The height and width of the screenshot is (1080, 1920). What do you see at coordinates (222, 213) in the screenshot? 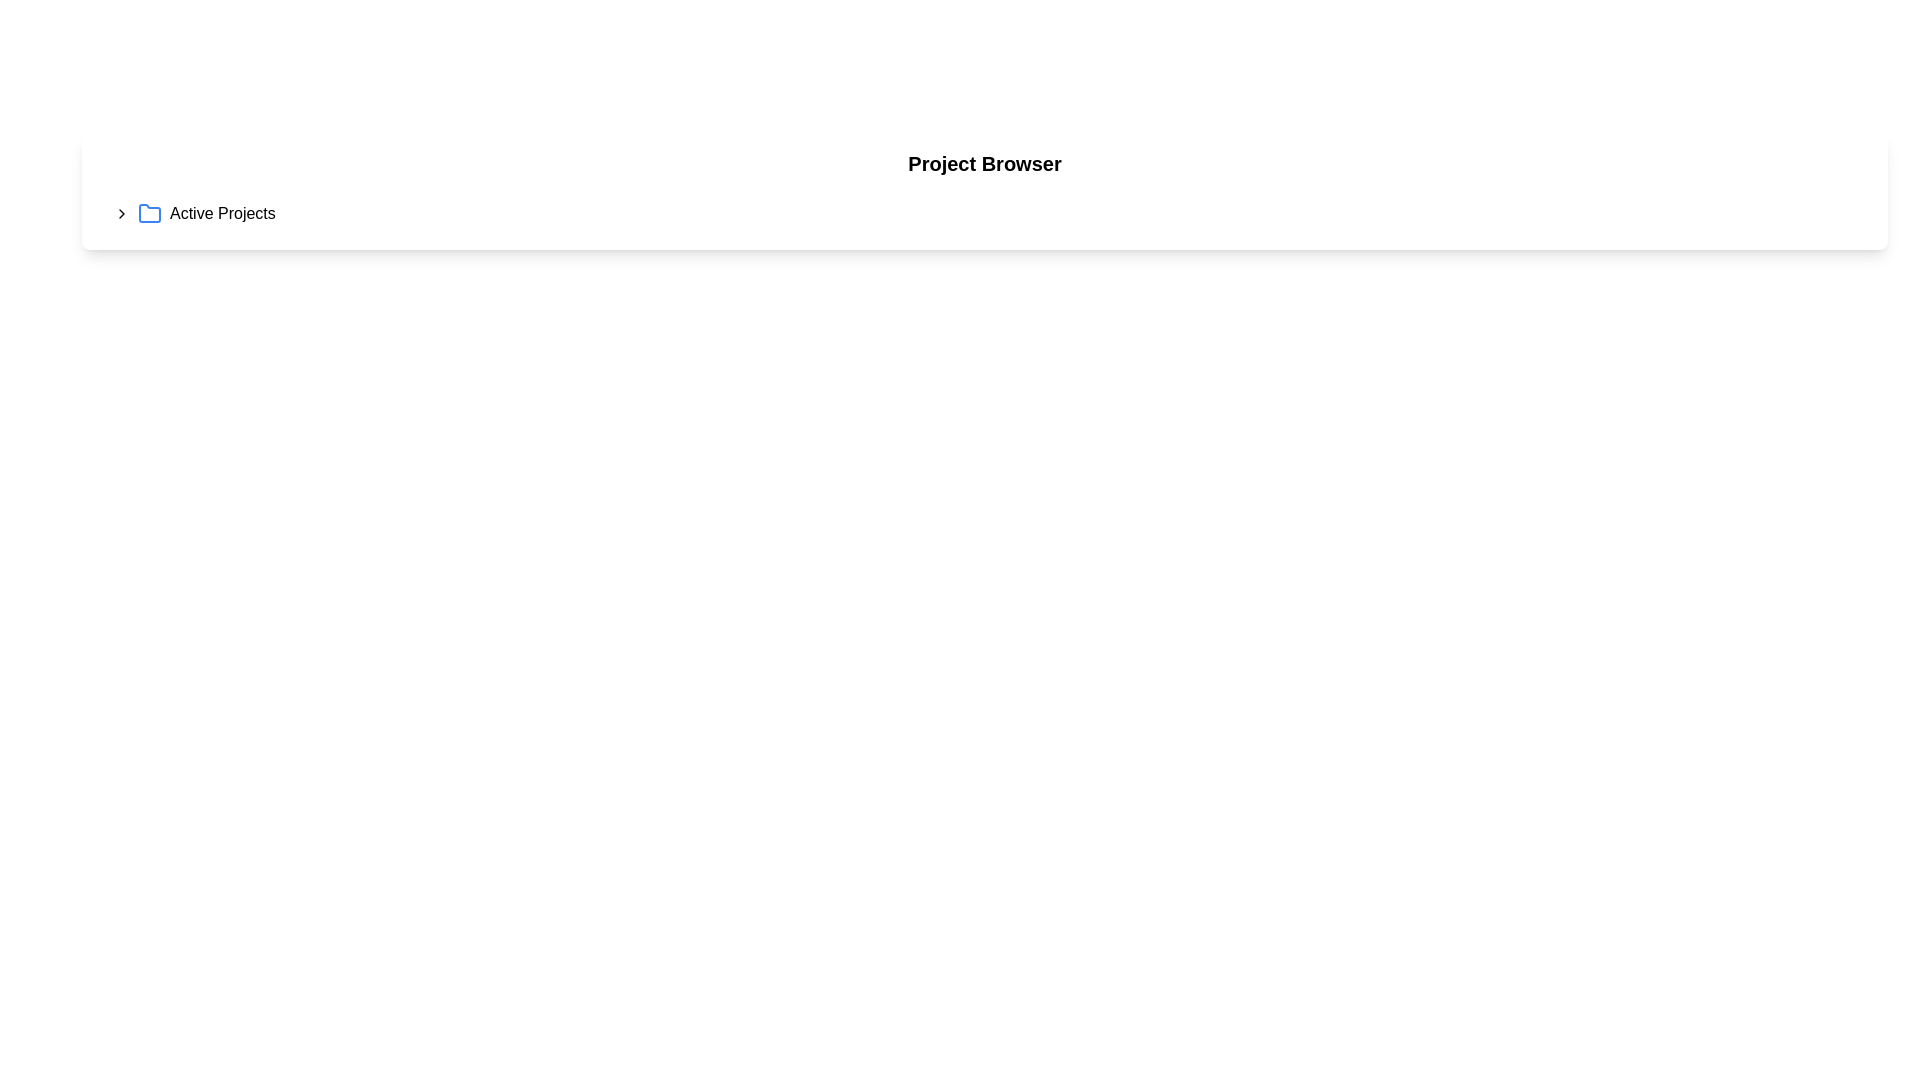
I see `the text label displaying 'Active Projects', which is positioned to the right of a blue folder icon in the main interface` at bounding box center [222, 213].